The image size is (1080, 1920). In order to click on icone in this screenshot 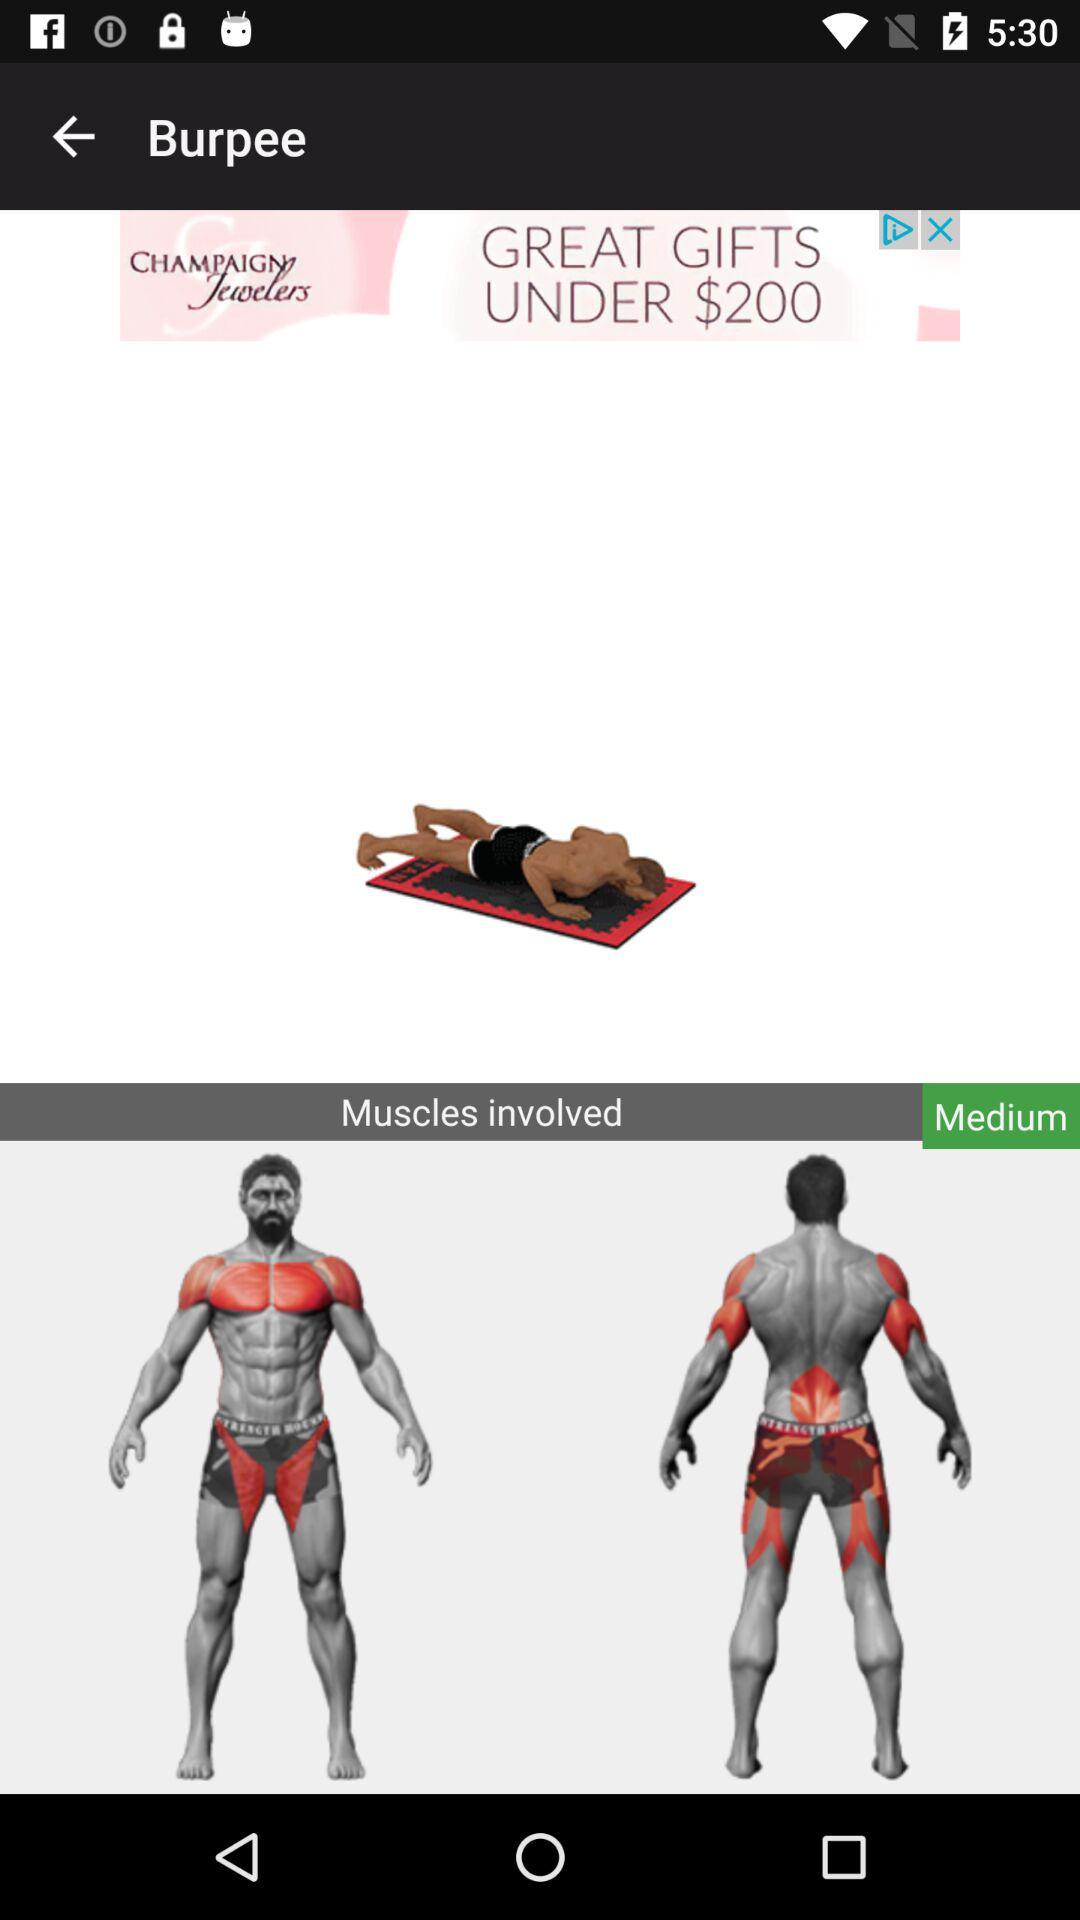, I will do `click(540, 274)`.